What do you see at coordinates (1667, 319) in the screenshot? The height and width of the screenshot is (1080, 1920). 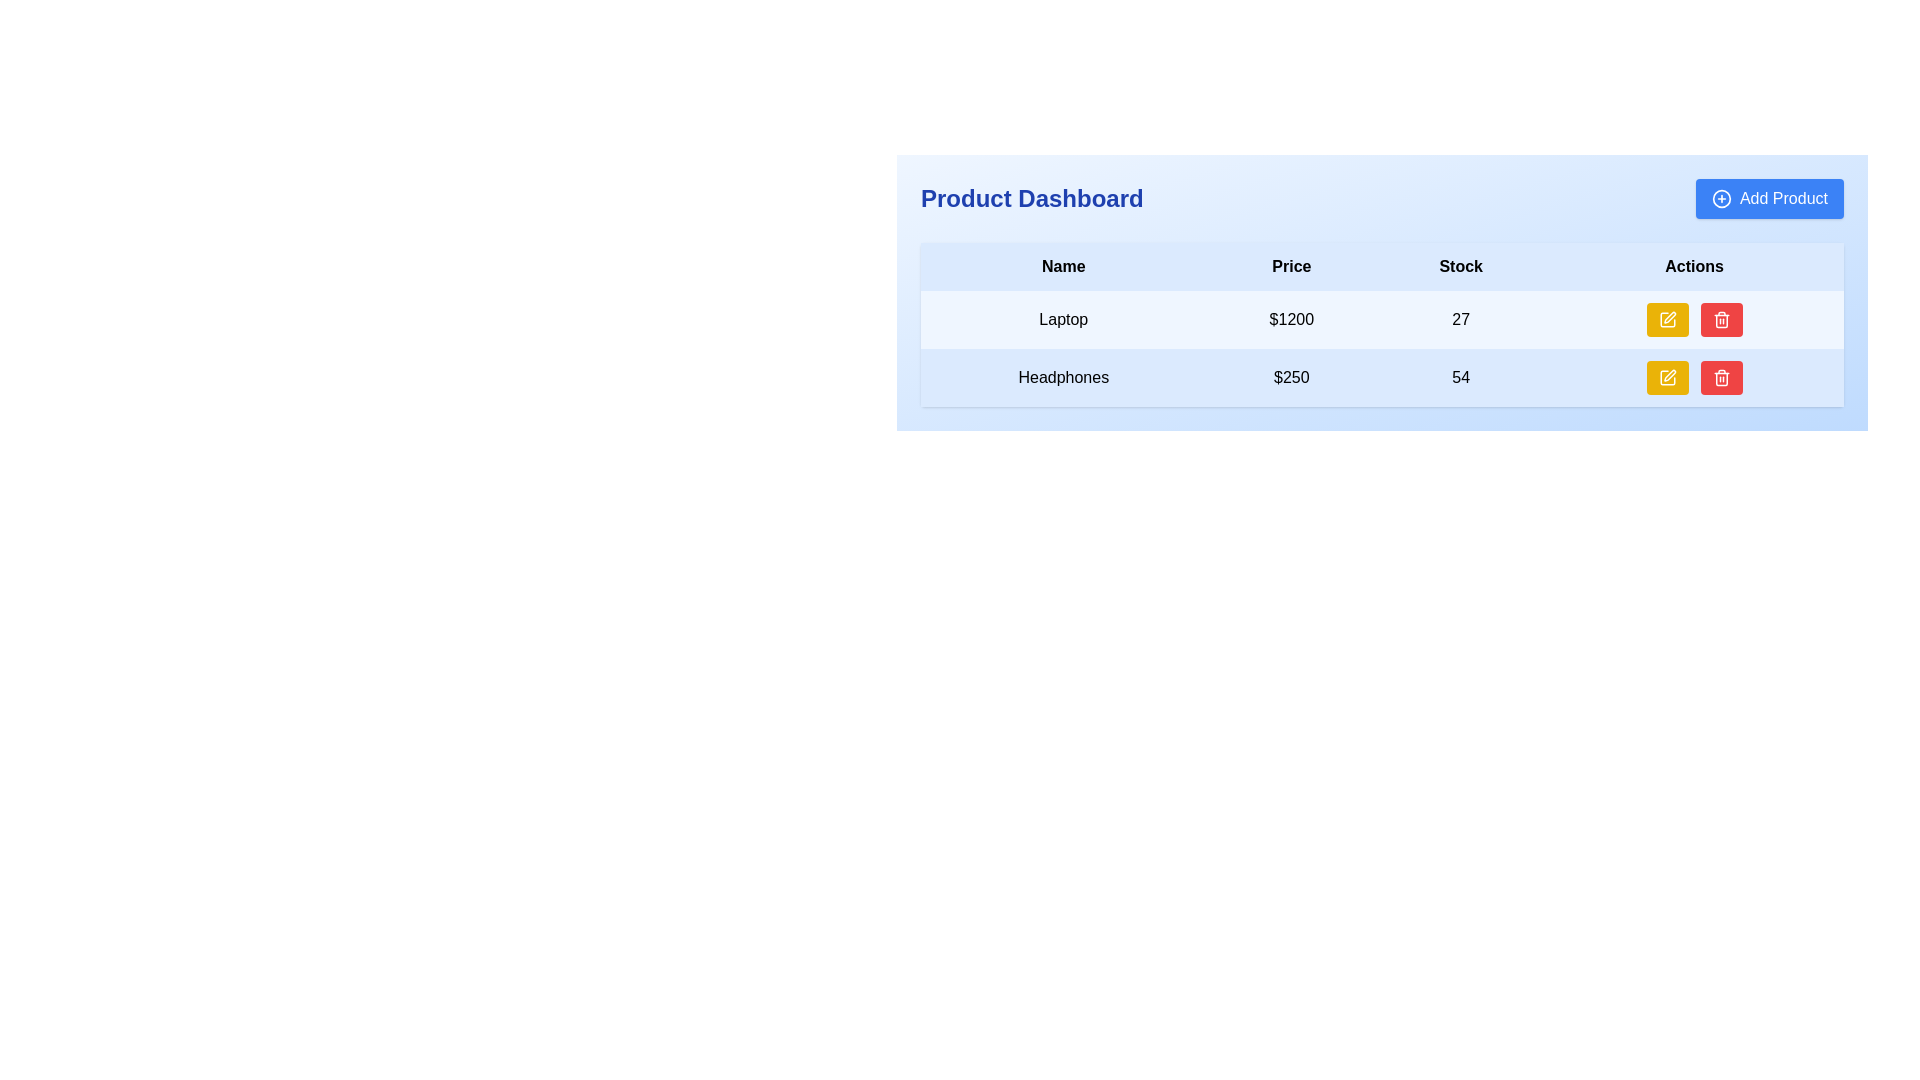 I see `the interactive edit icon located in the 'Actions' column of the first row in the table associated with the 'Laptop' product` at bounding box center [1667, 319].